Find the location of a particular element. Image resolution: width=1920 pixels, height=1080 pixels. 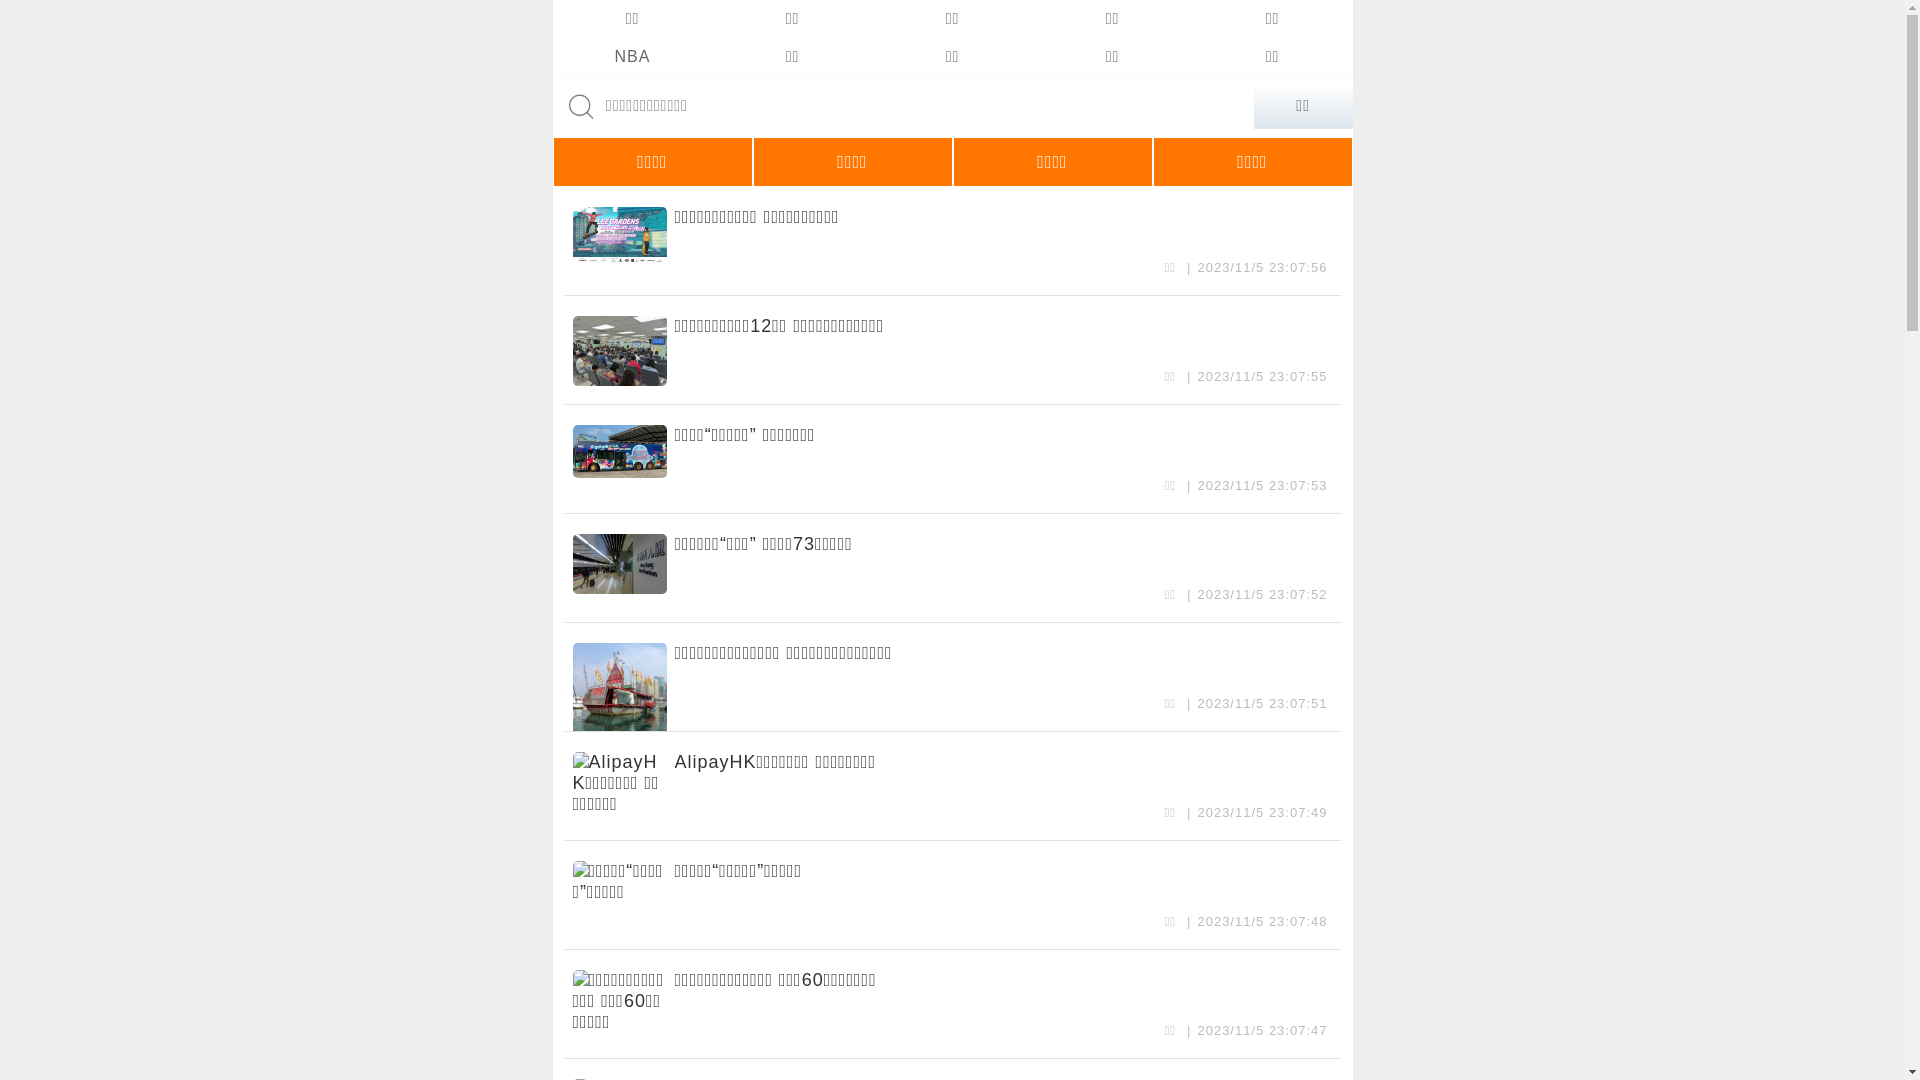

'NBA' is located at coordinates (631, 56).